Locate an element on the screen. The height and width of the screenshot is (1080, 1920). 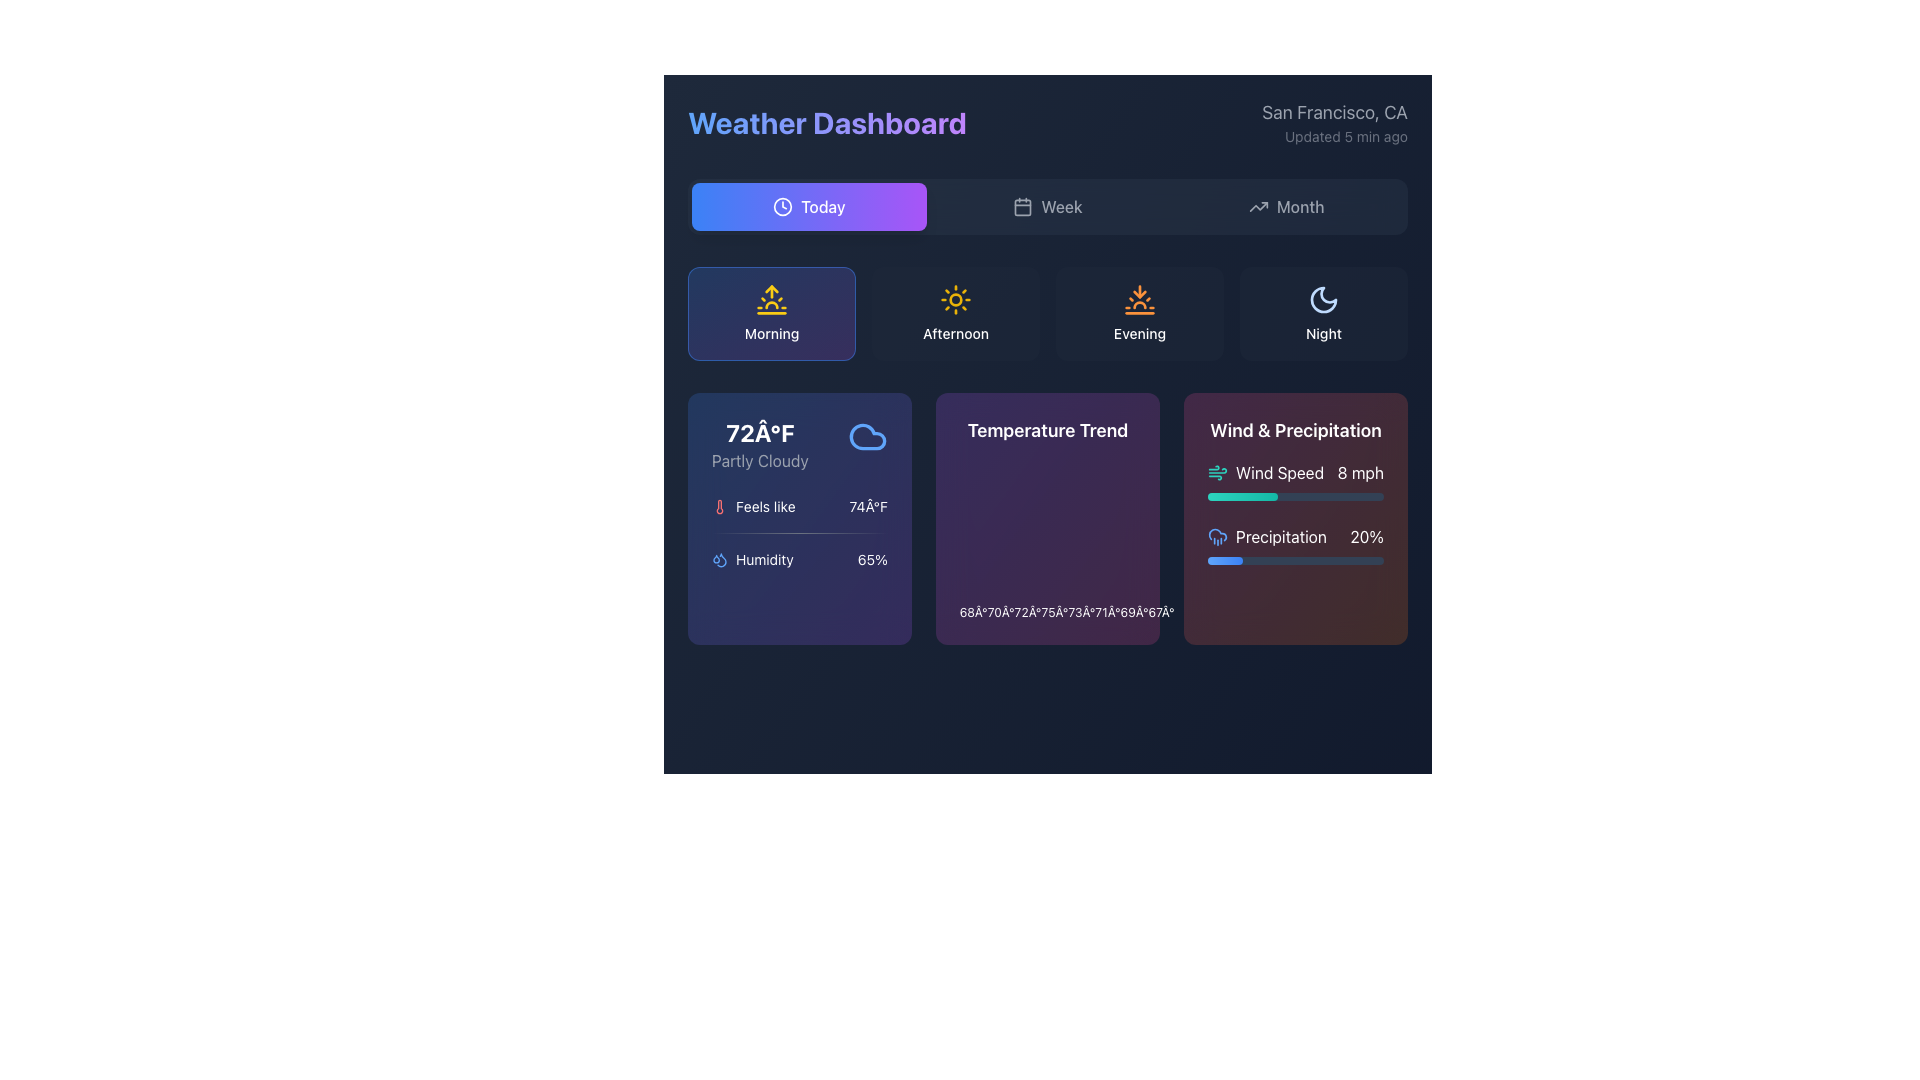
the wind icon located to the left of the 'Wind Speed' label in the 'Wind & Precipitation' card at the lower right section of the interface is located at coordinates (1217, 473).